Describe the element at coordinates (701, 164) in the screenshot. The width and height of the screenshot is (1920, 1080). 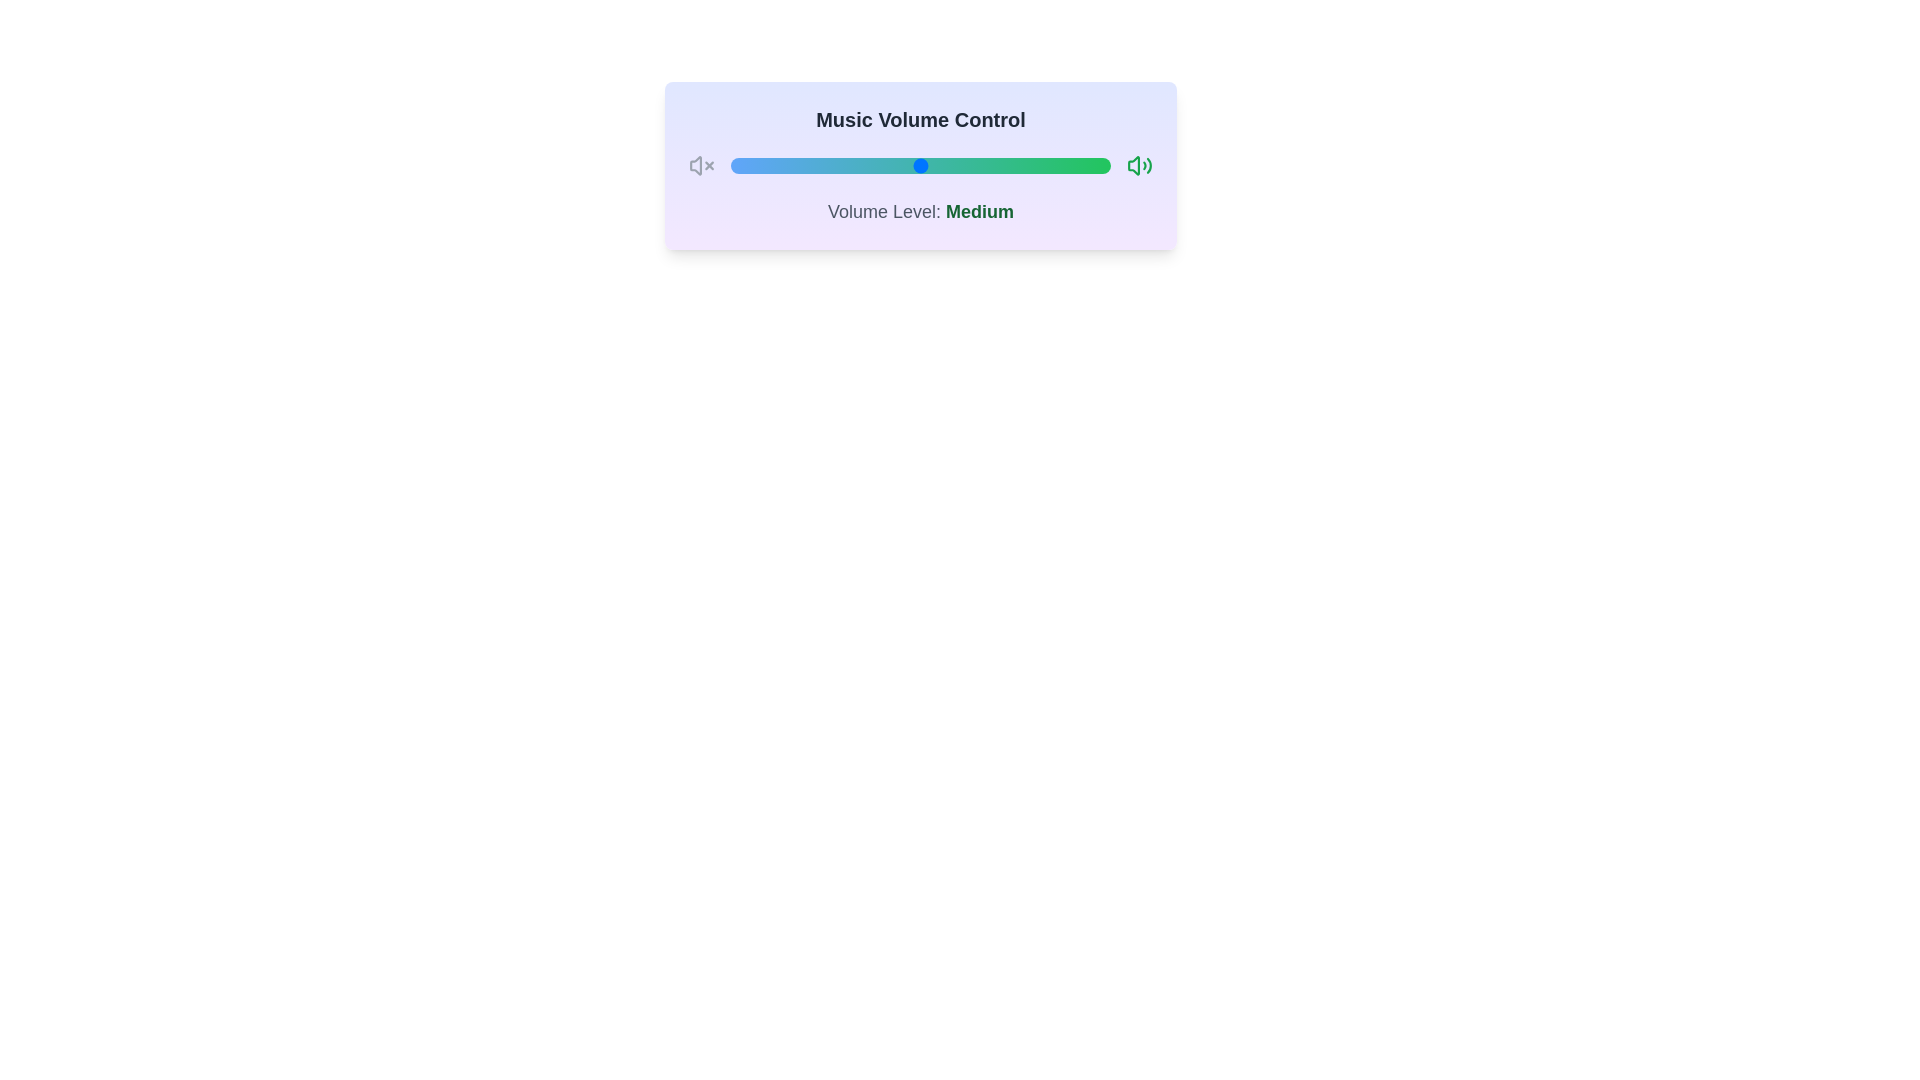
I see `the mute icon to mute the volume` at that location.